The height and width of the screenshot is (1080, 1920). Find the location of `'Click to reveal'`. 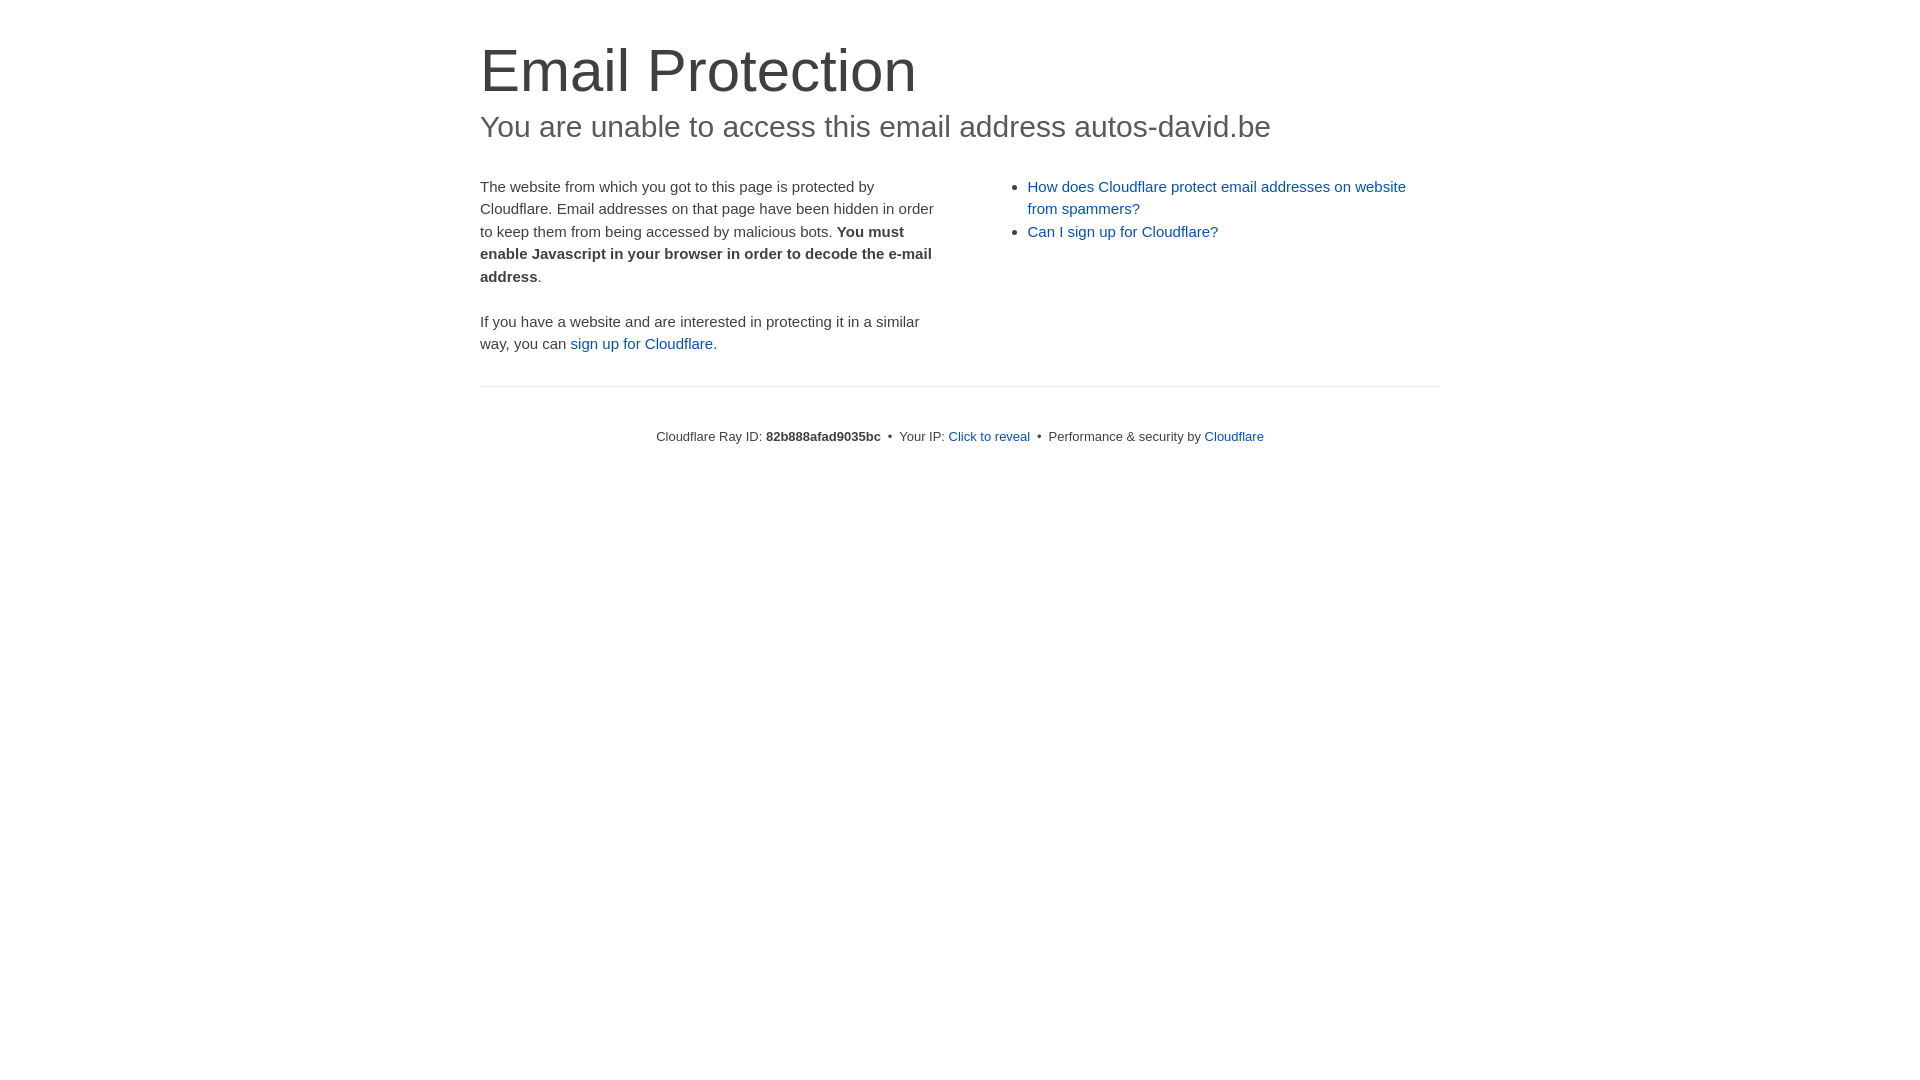

'Click to reveal' is located at coordinates (989, 435).